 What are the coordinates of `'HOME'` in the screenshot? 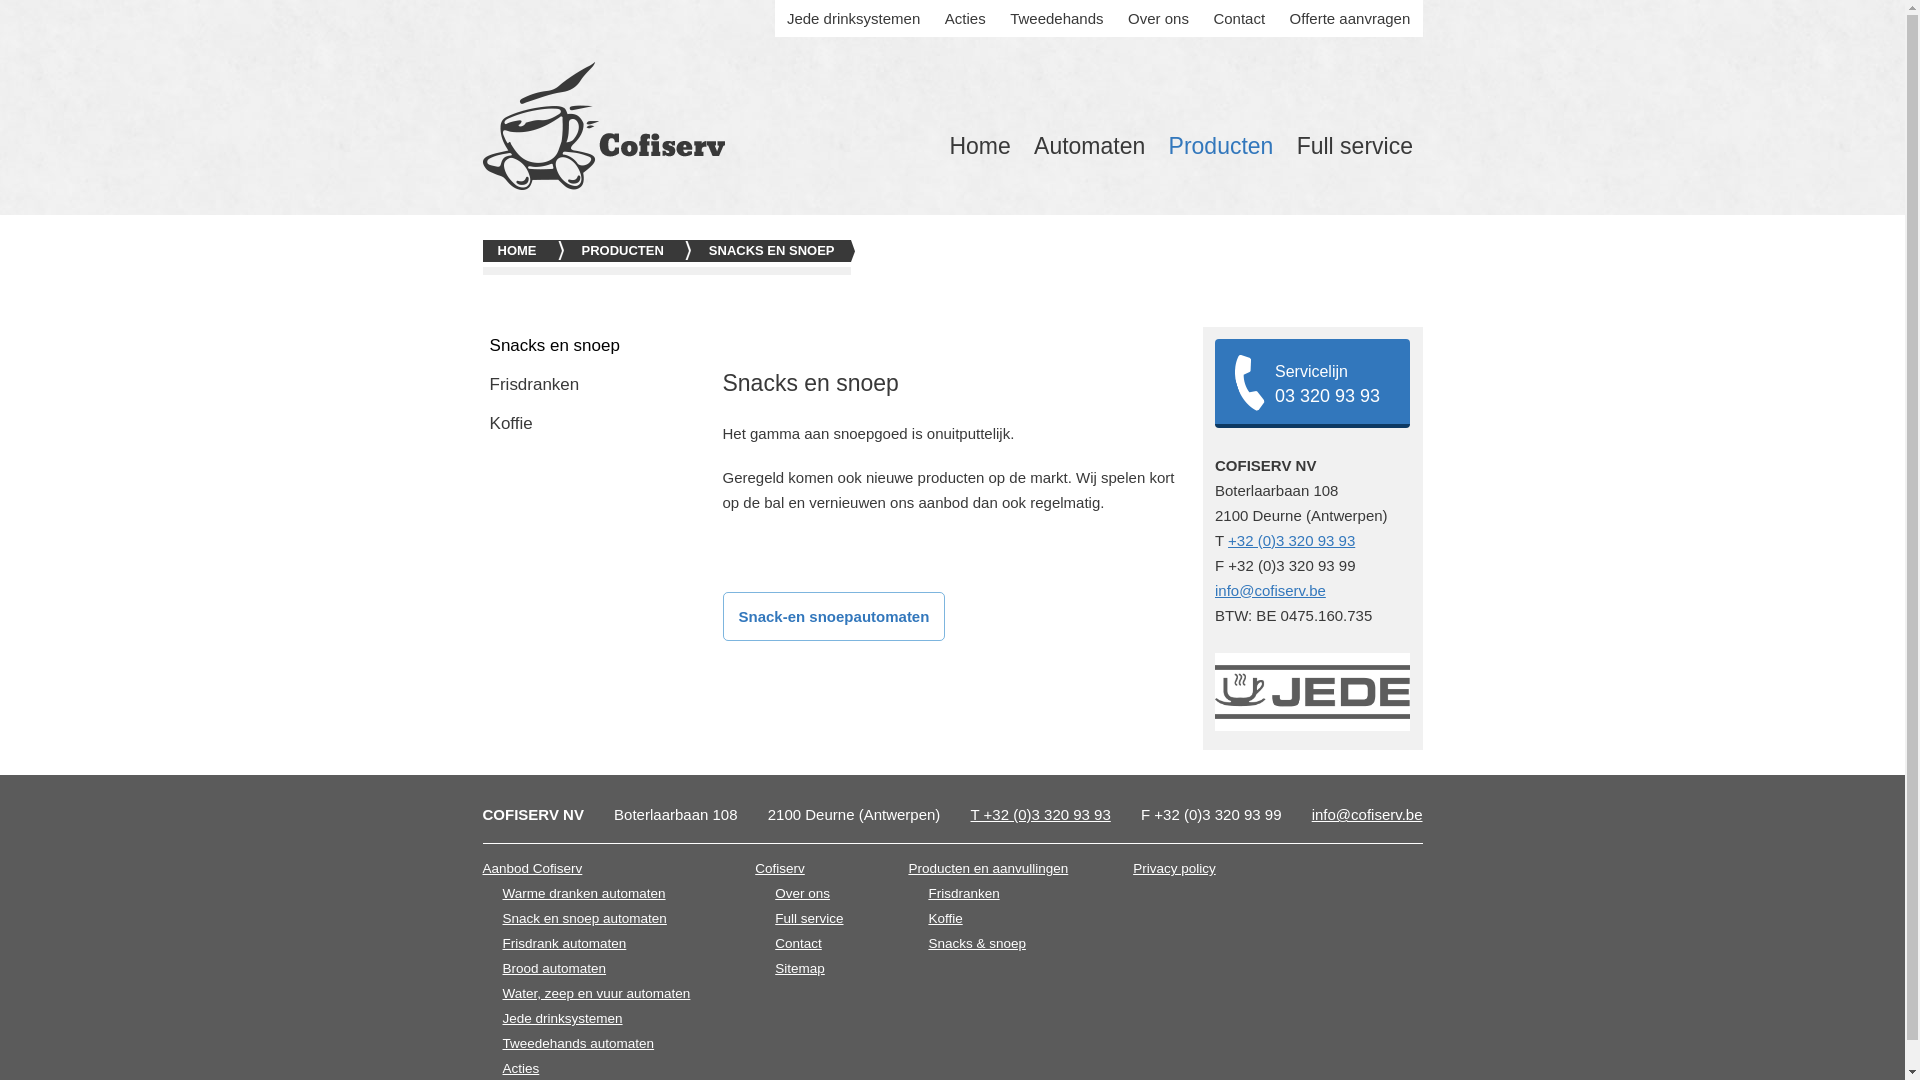 It's located at (523, 249).